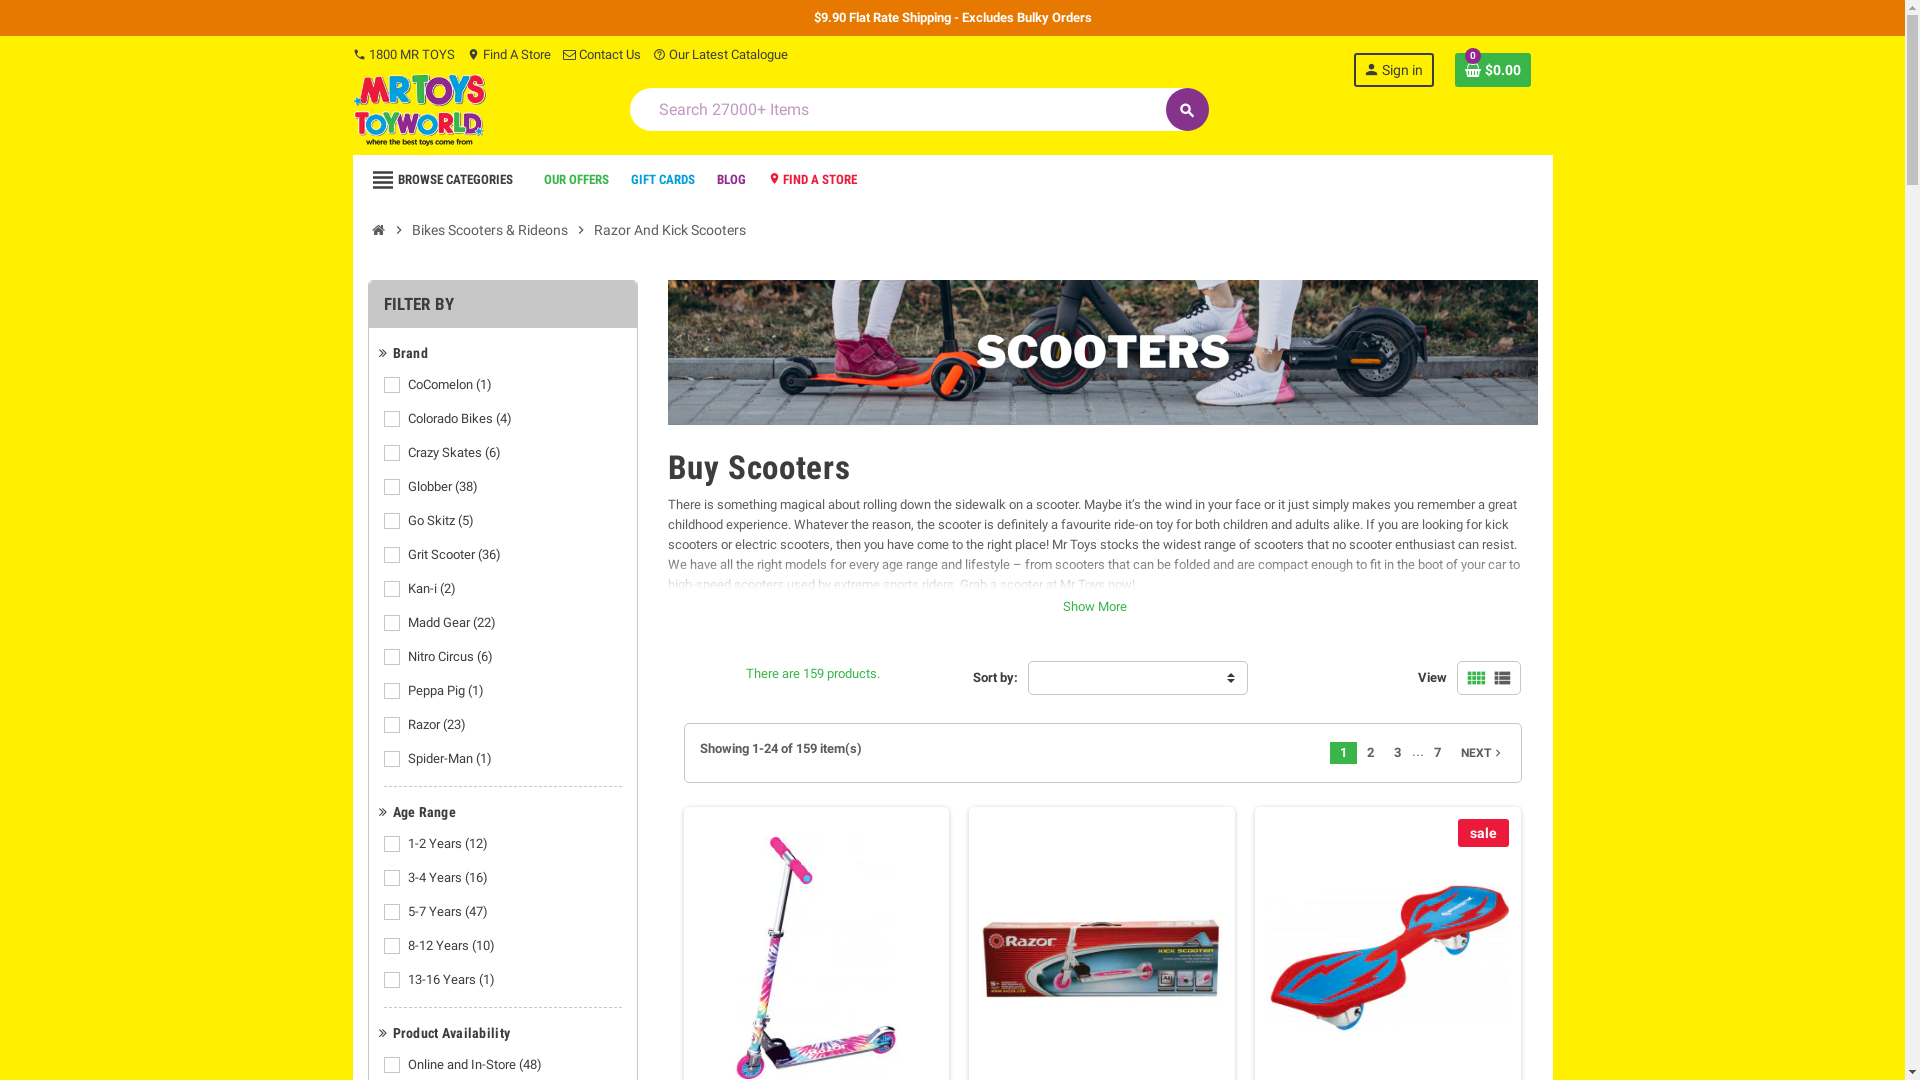 This screenshot has height=1080, width=1920. Describe the element at coordinates (652, 53) in the screenshot. I see `'help_outline Our Latest Catalogue'` at that location.